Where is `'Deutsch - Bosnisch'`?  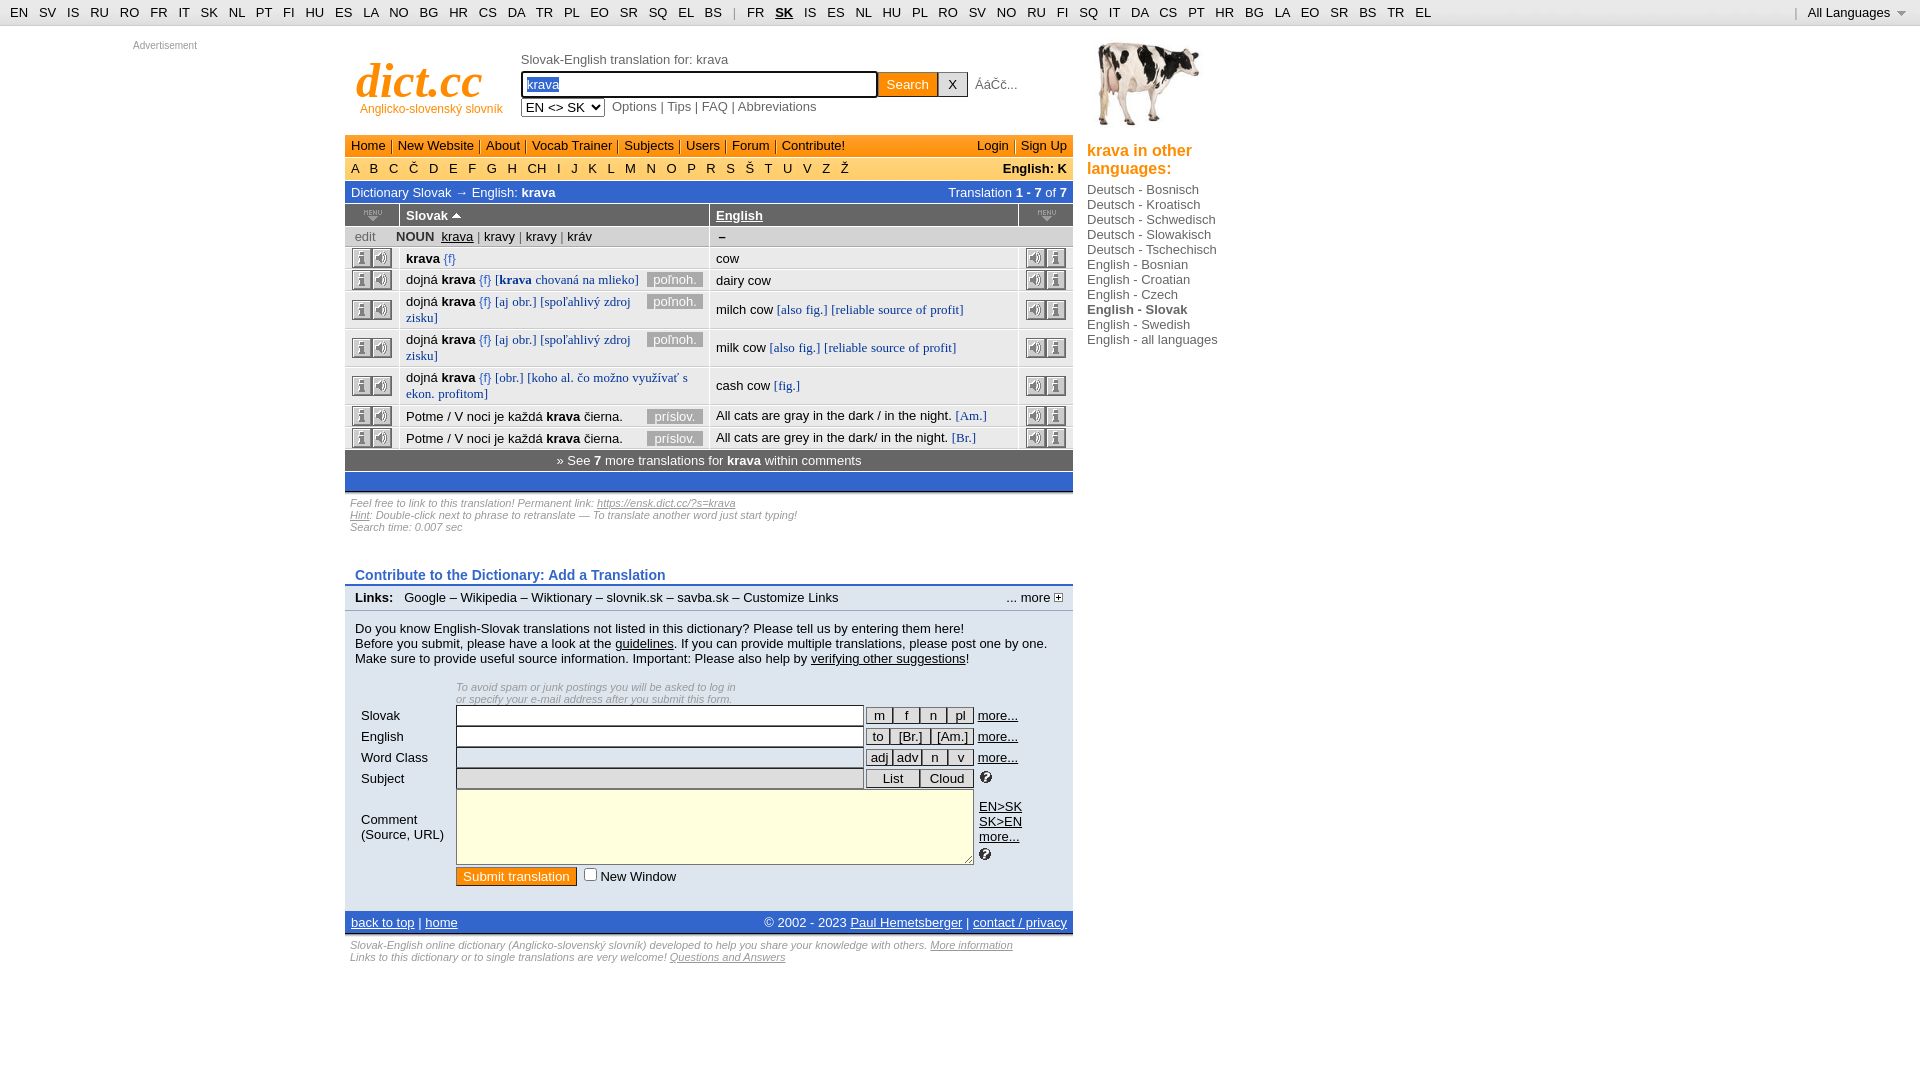 'Deutsch - Bosnisch' is located at coordinates (1142, 189).